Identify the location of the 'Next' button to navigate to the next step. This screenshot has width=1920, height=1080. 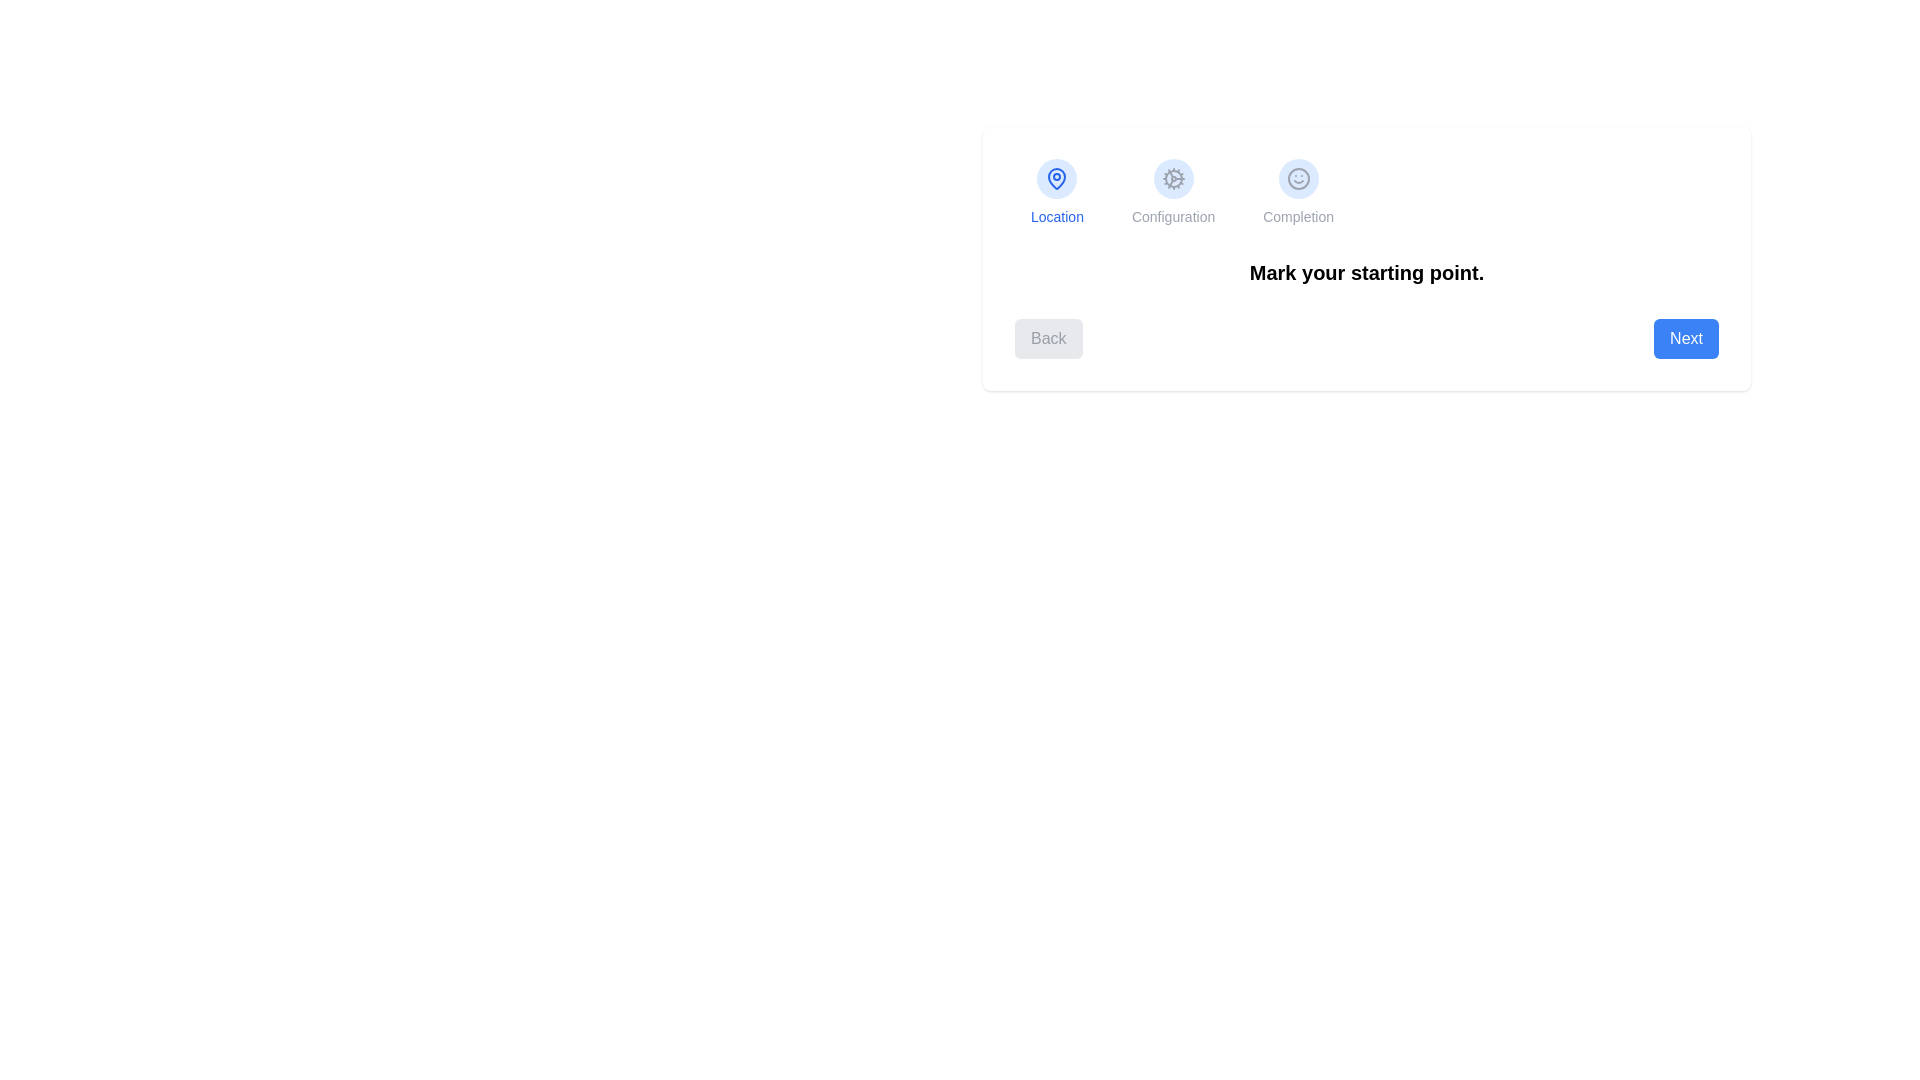
(1684, 338).